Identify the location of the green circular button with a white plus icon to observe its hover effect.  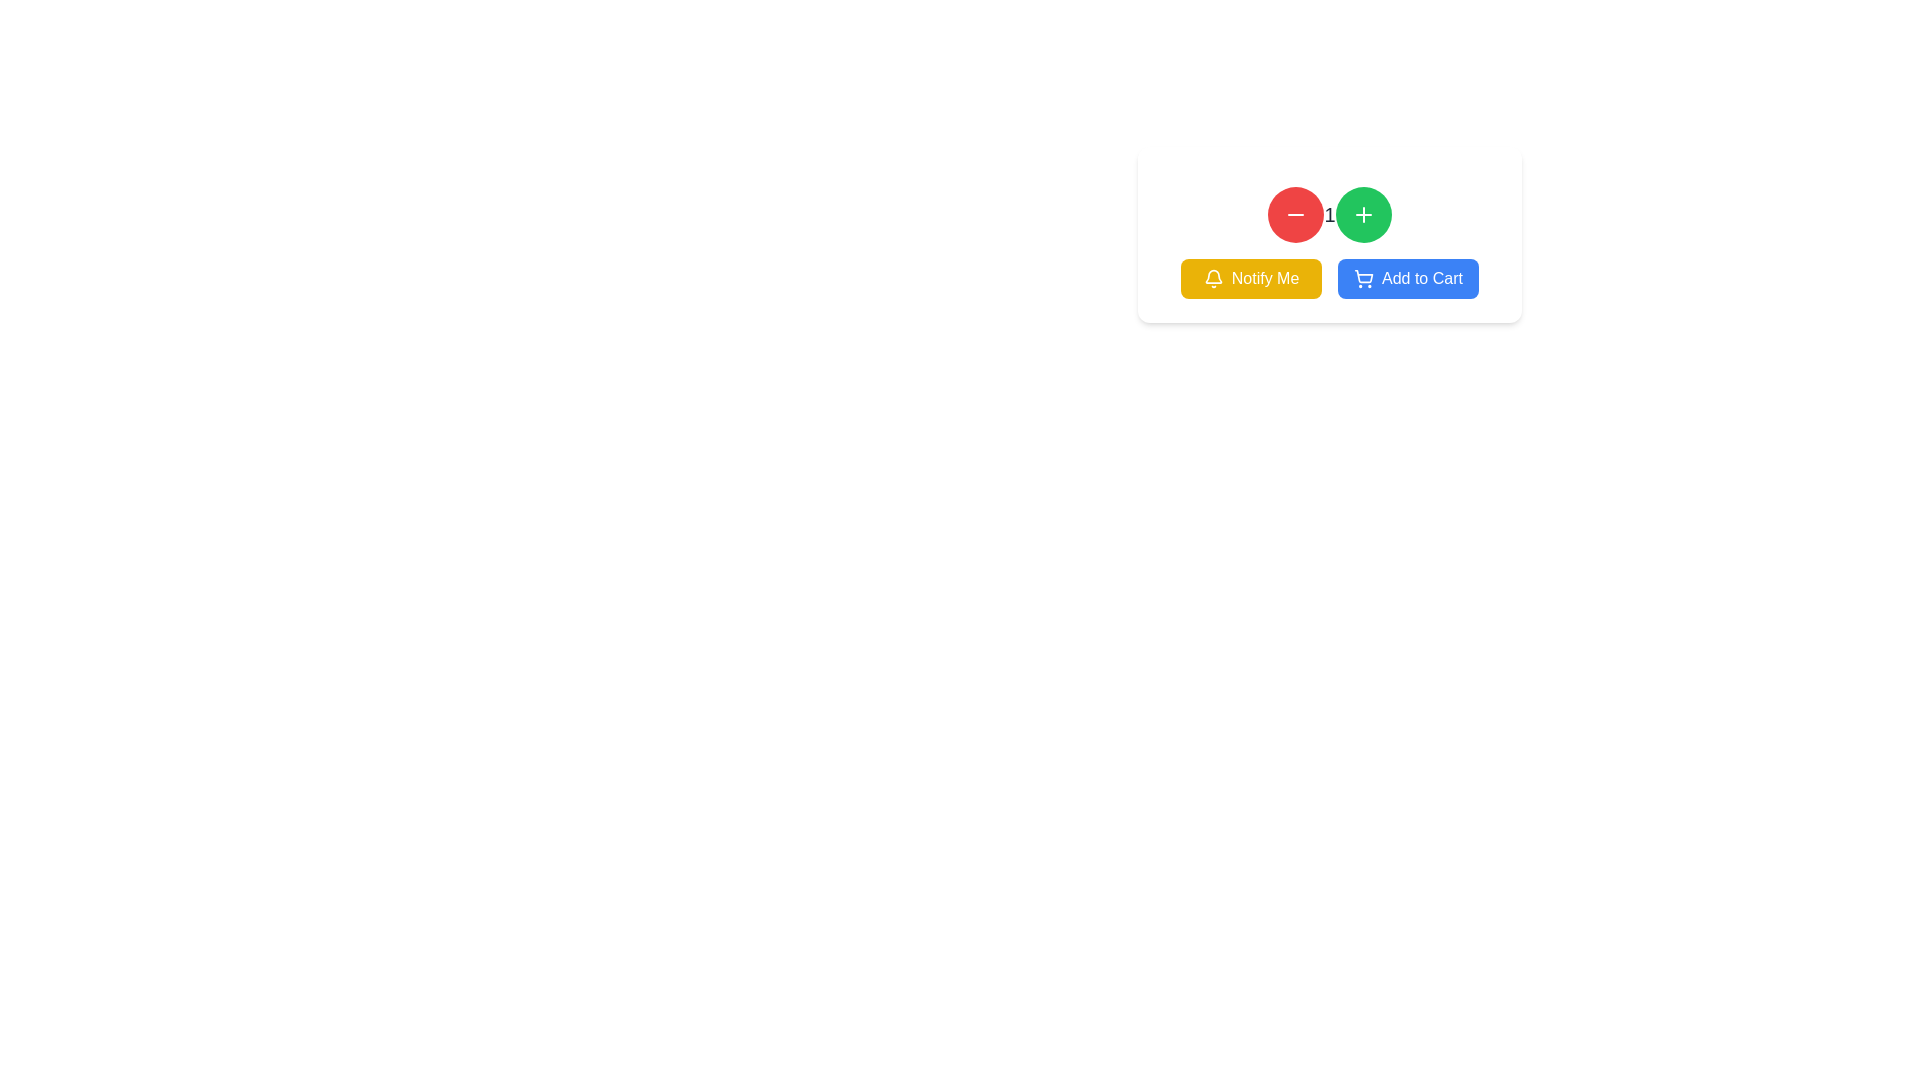
(1362, 215).